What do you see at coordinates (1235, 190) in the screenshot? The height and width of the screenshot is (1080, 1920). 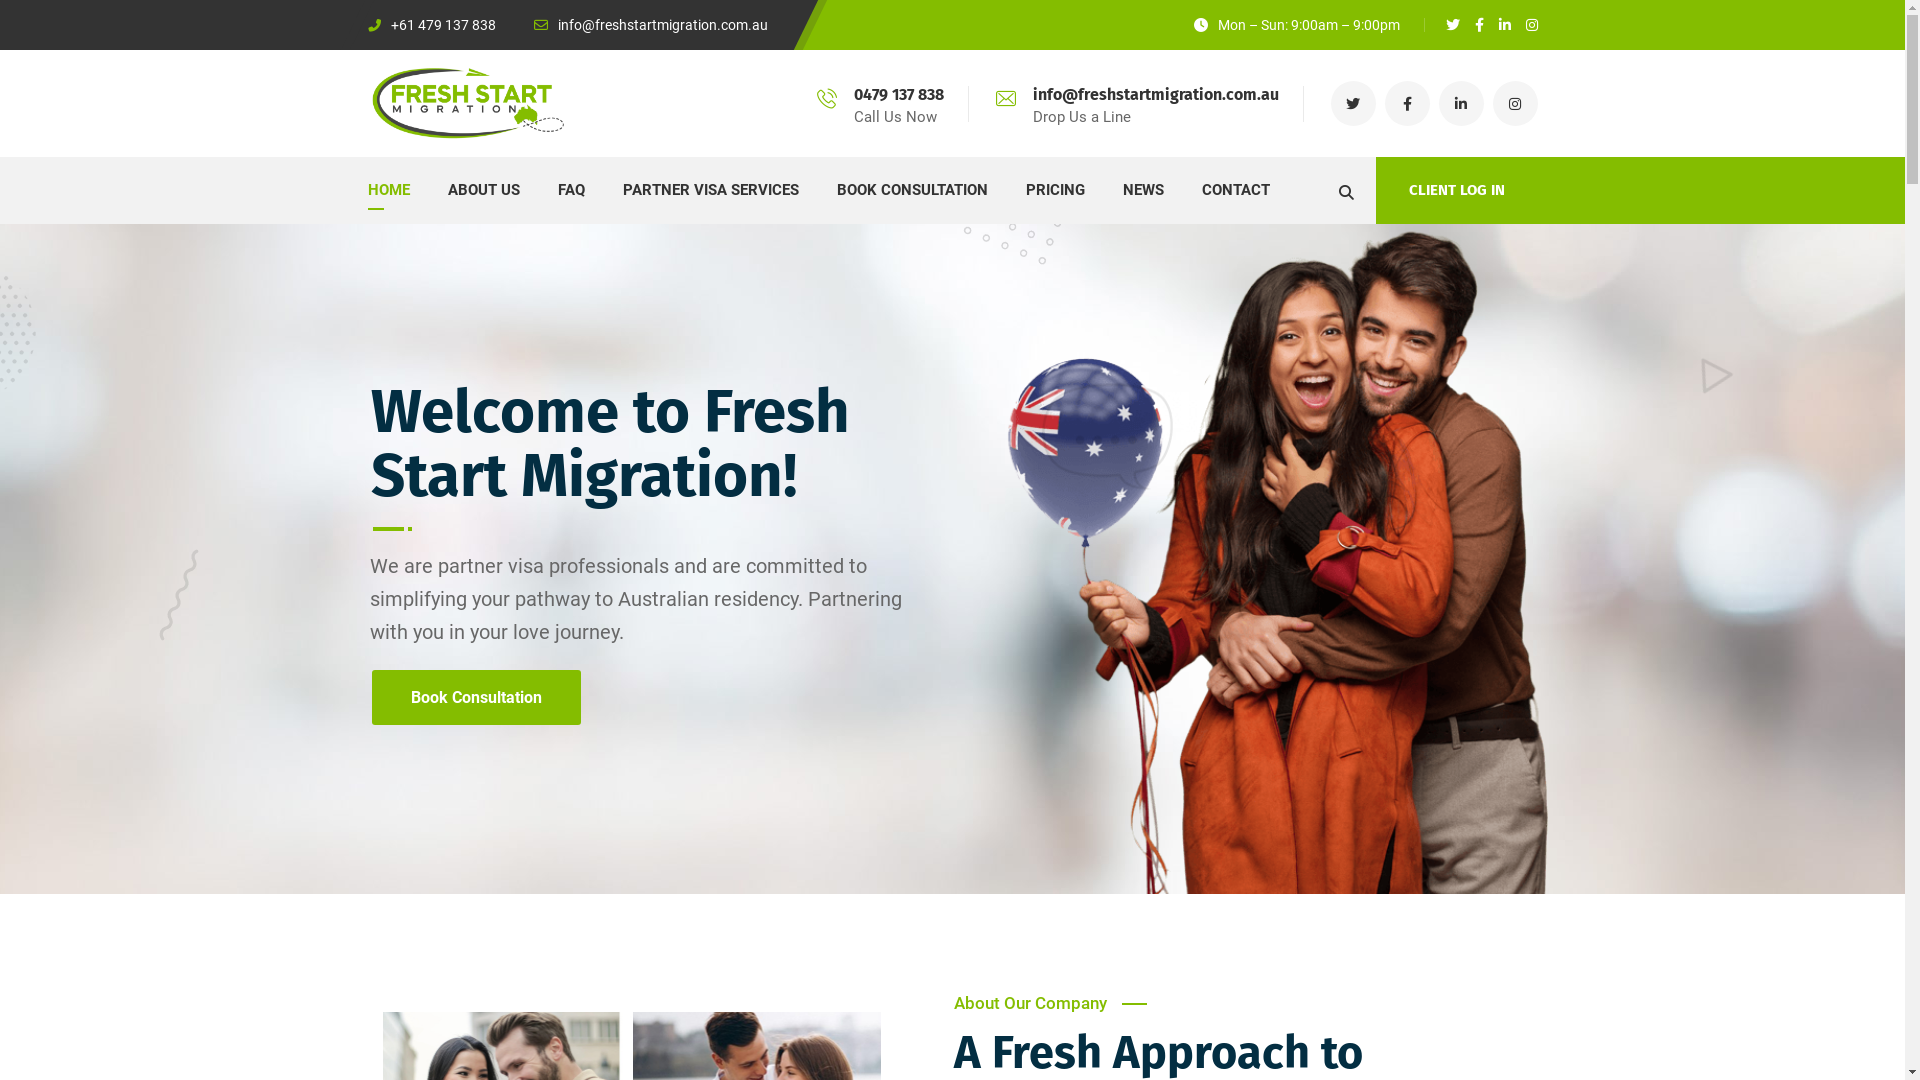 I see `'CONTACT'` at bounding box center [1235, 190].